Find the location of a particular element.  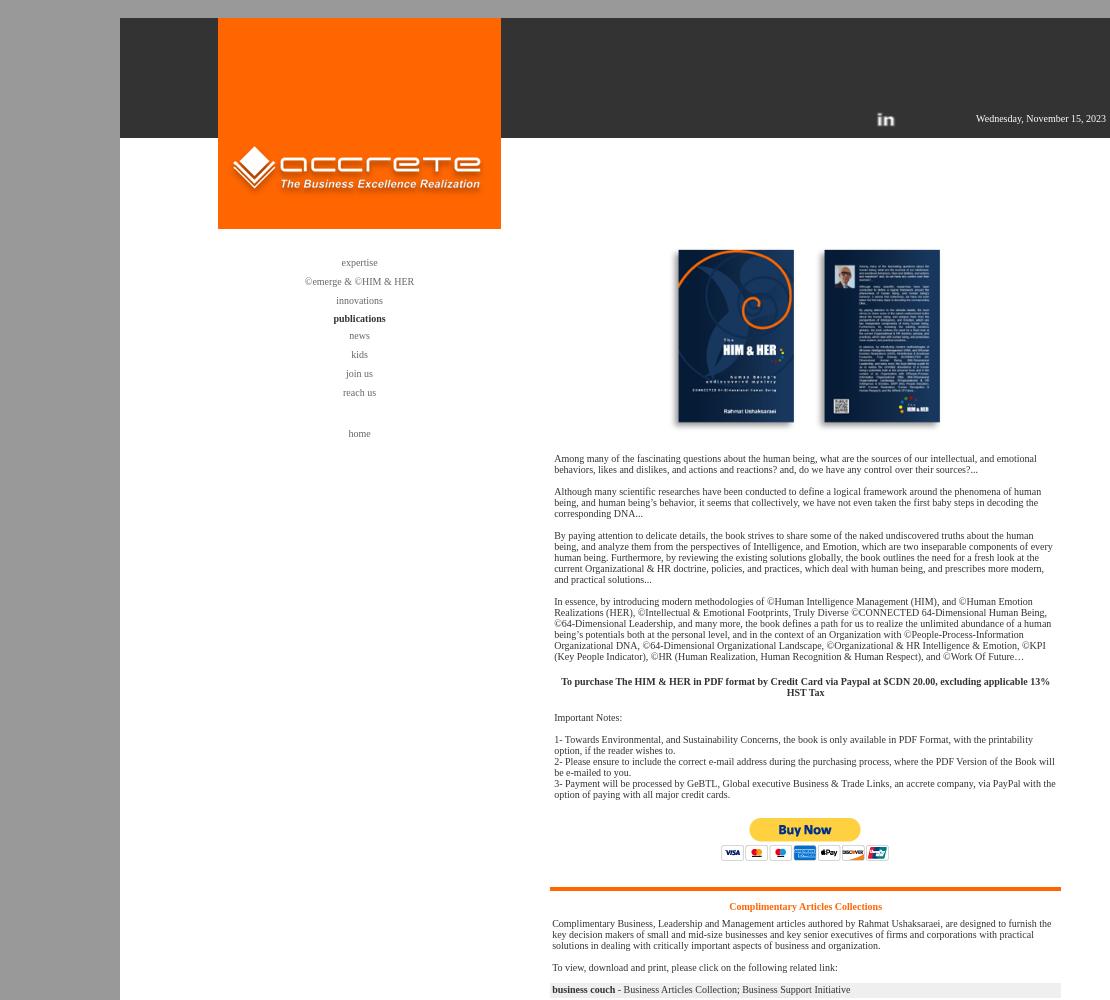

'join us' is located at coordinates (359, 371).